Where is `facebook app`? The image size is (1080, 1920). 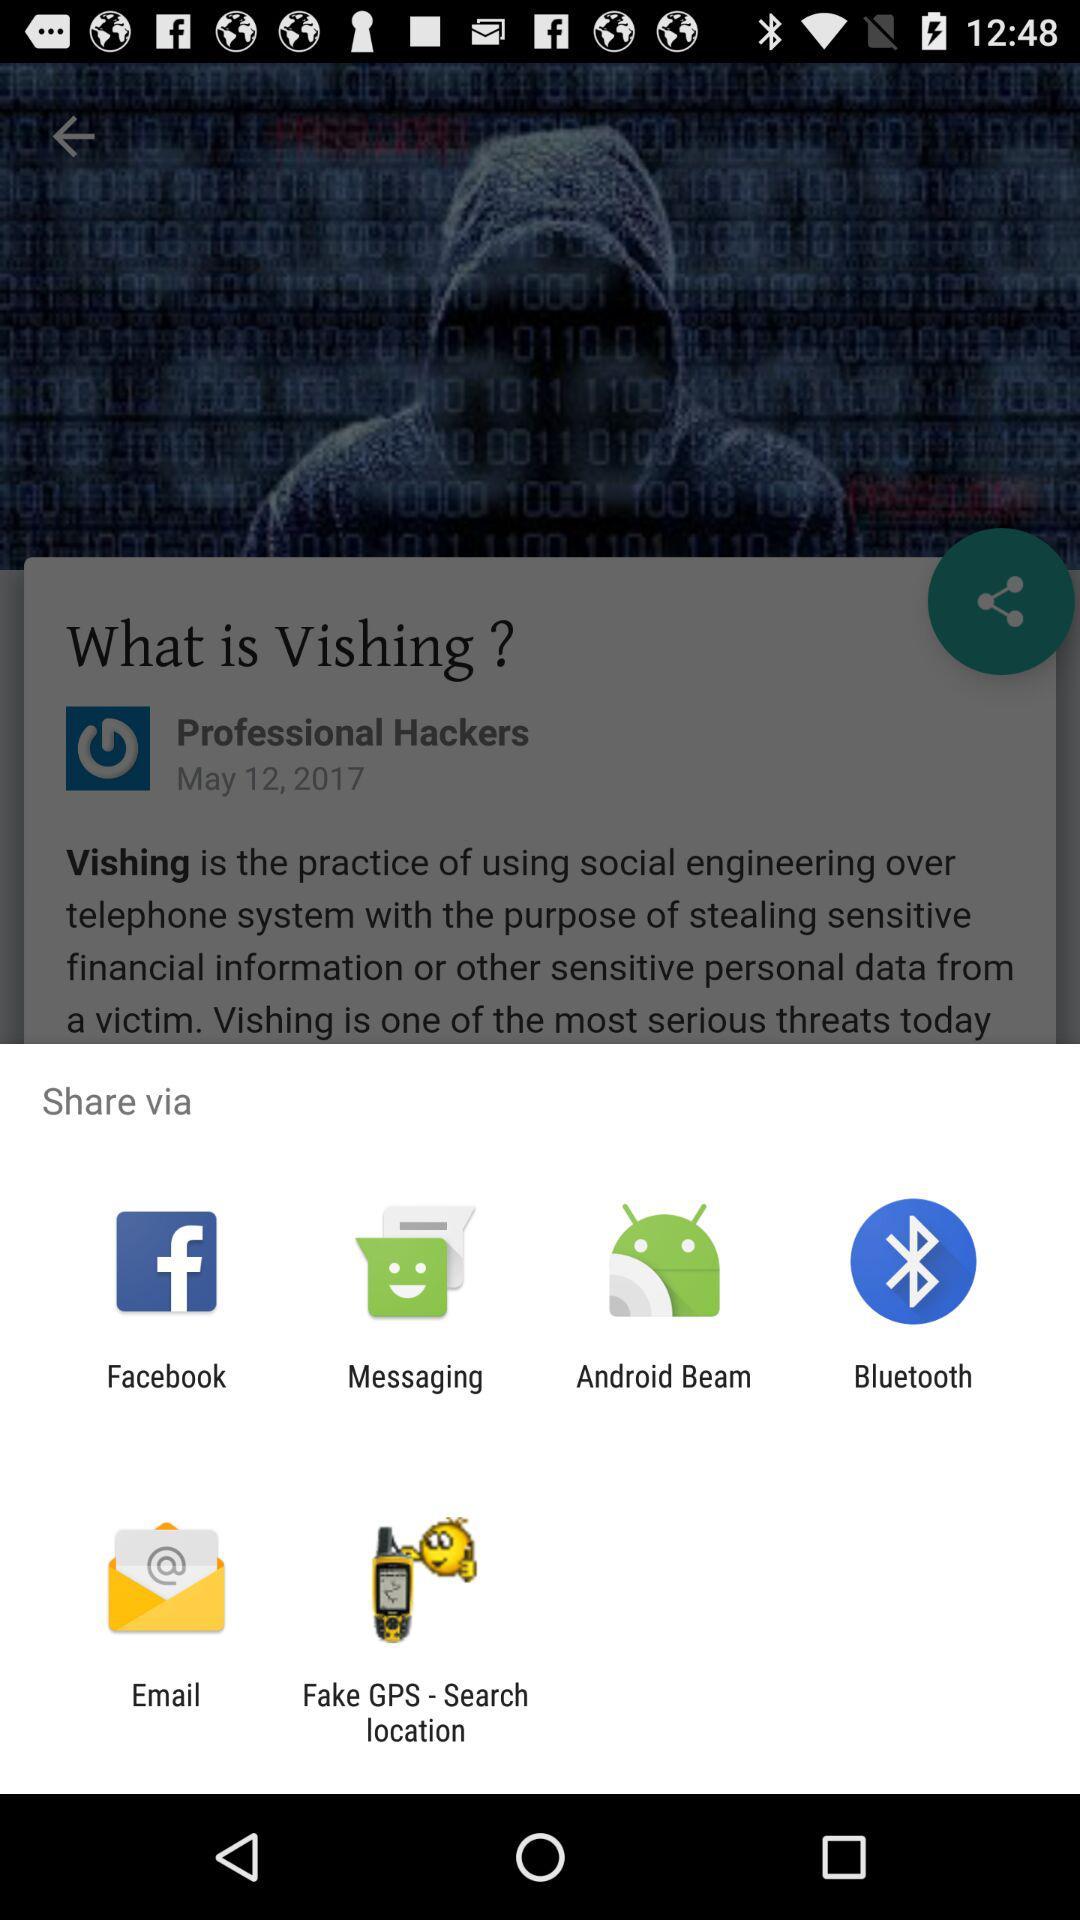
facebook app is located at coordinates (165, 1392).